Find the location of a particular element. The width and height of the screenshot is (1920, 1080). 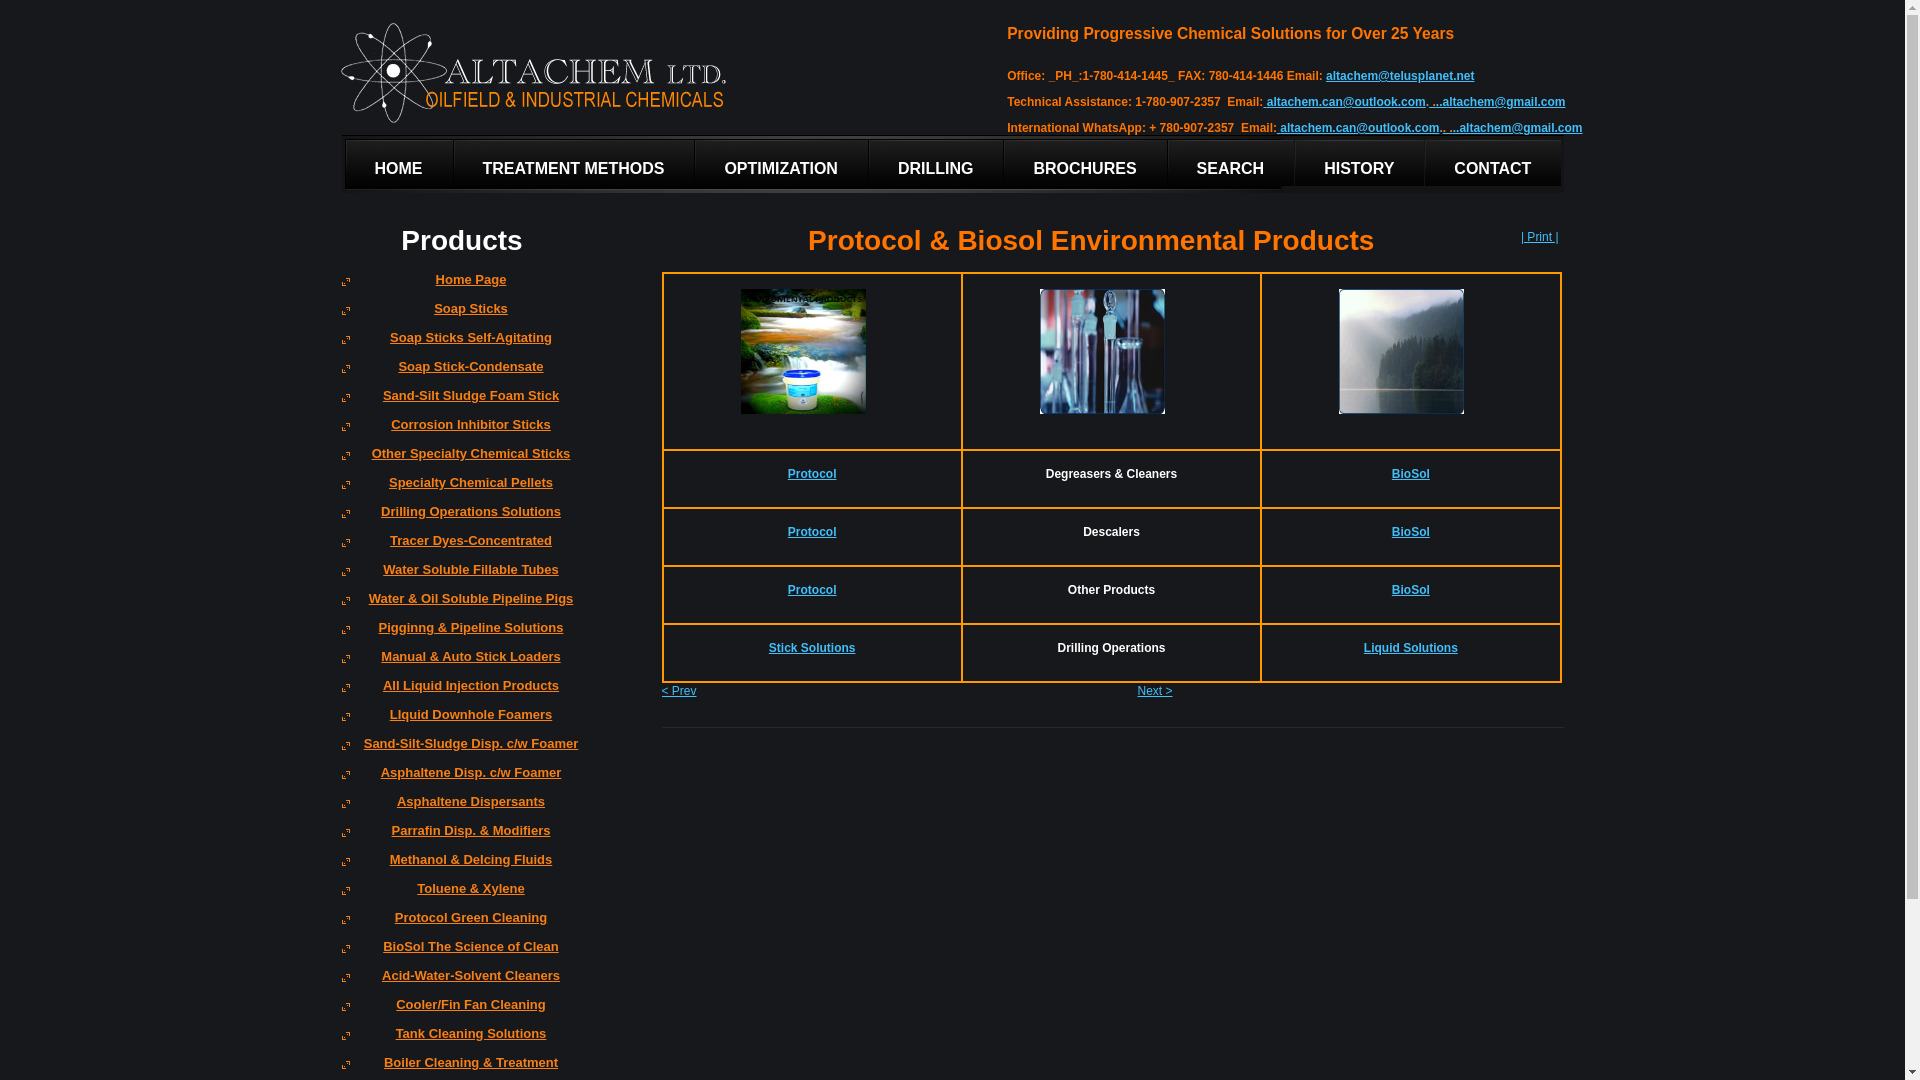

'Soap Sticks' is located at coordinates (461, 315).